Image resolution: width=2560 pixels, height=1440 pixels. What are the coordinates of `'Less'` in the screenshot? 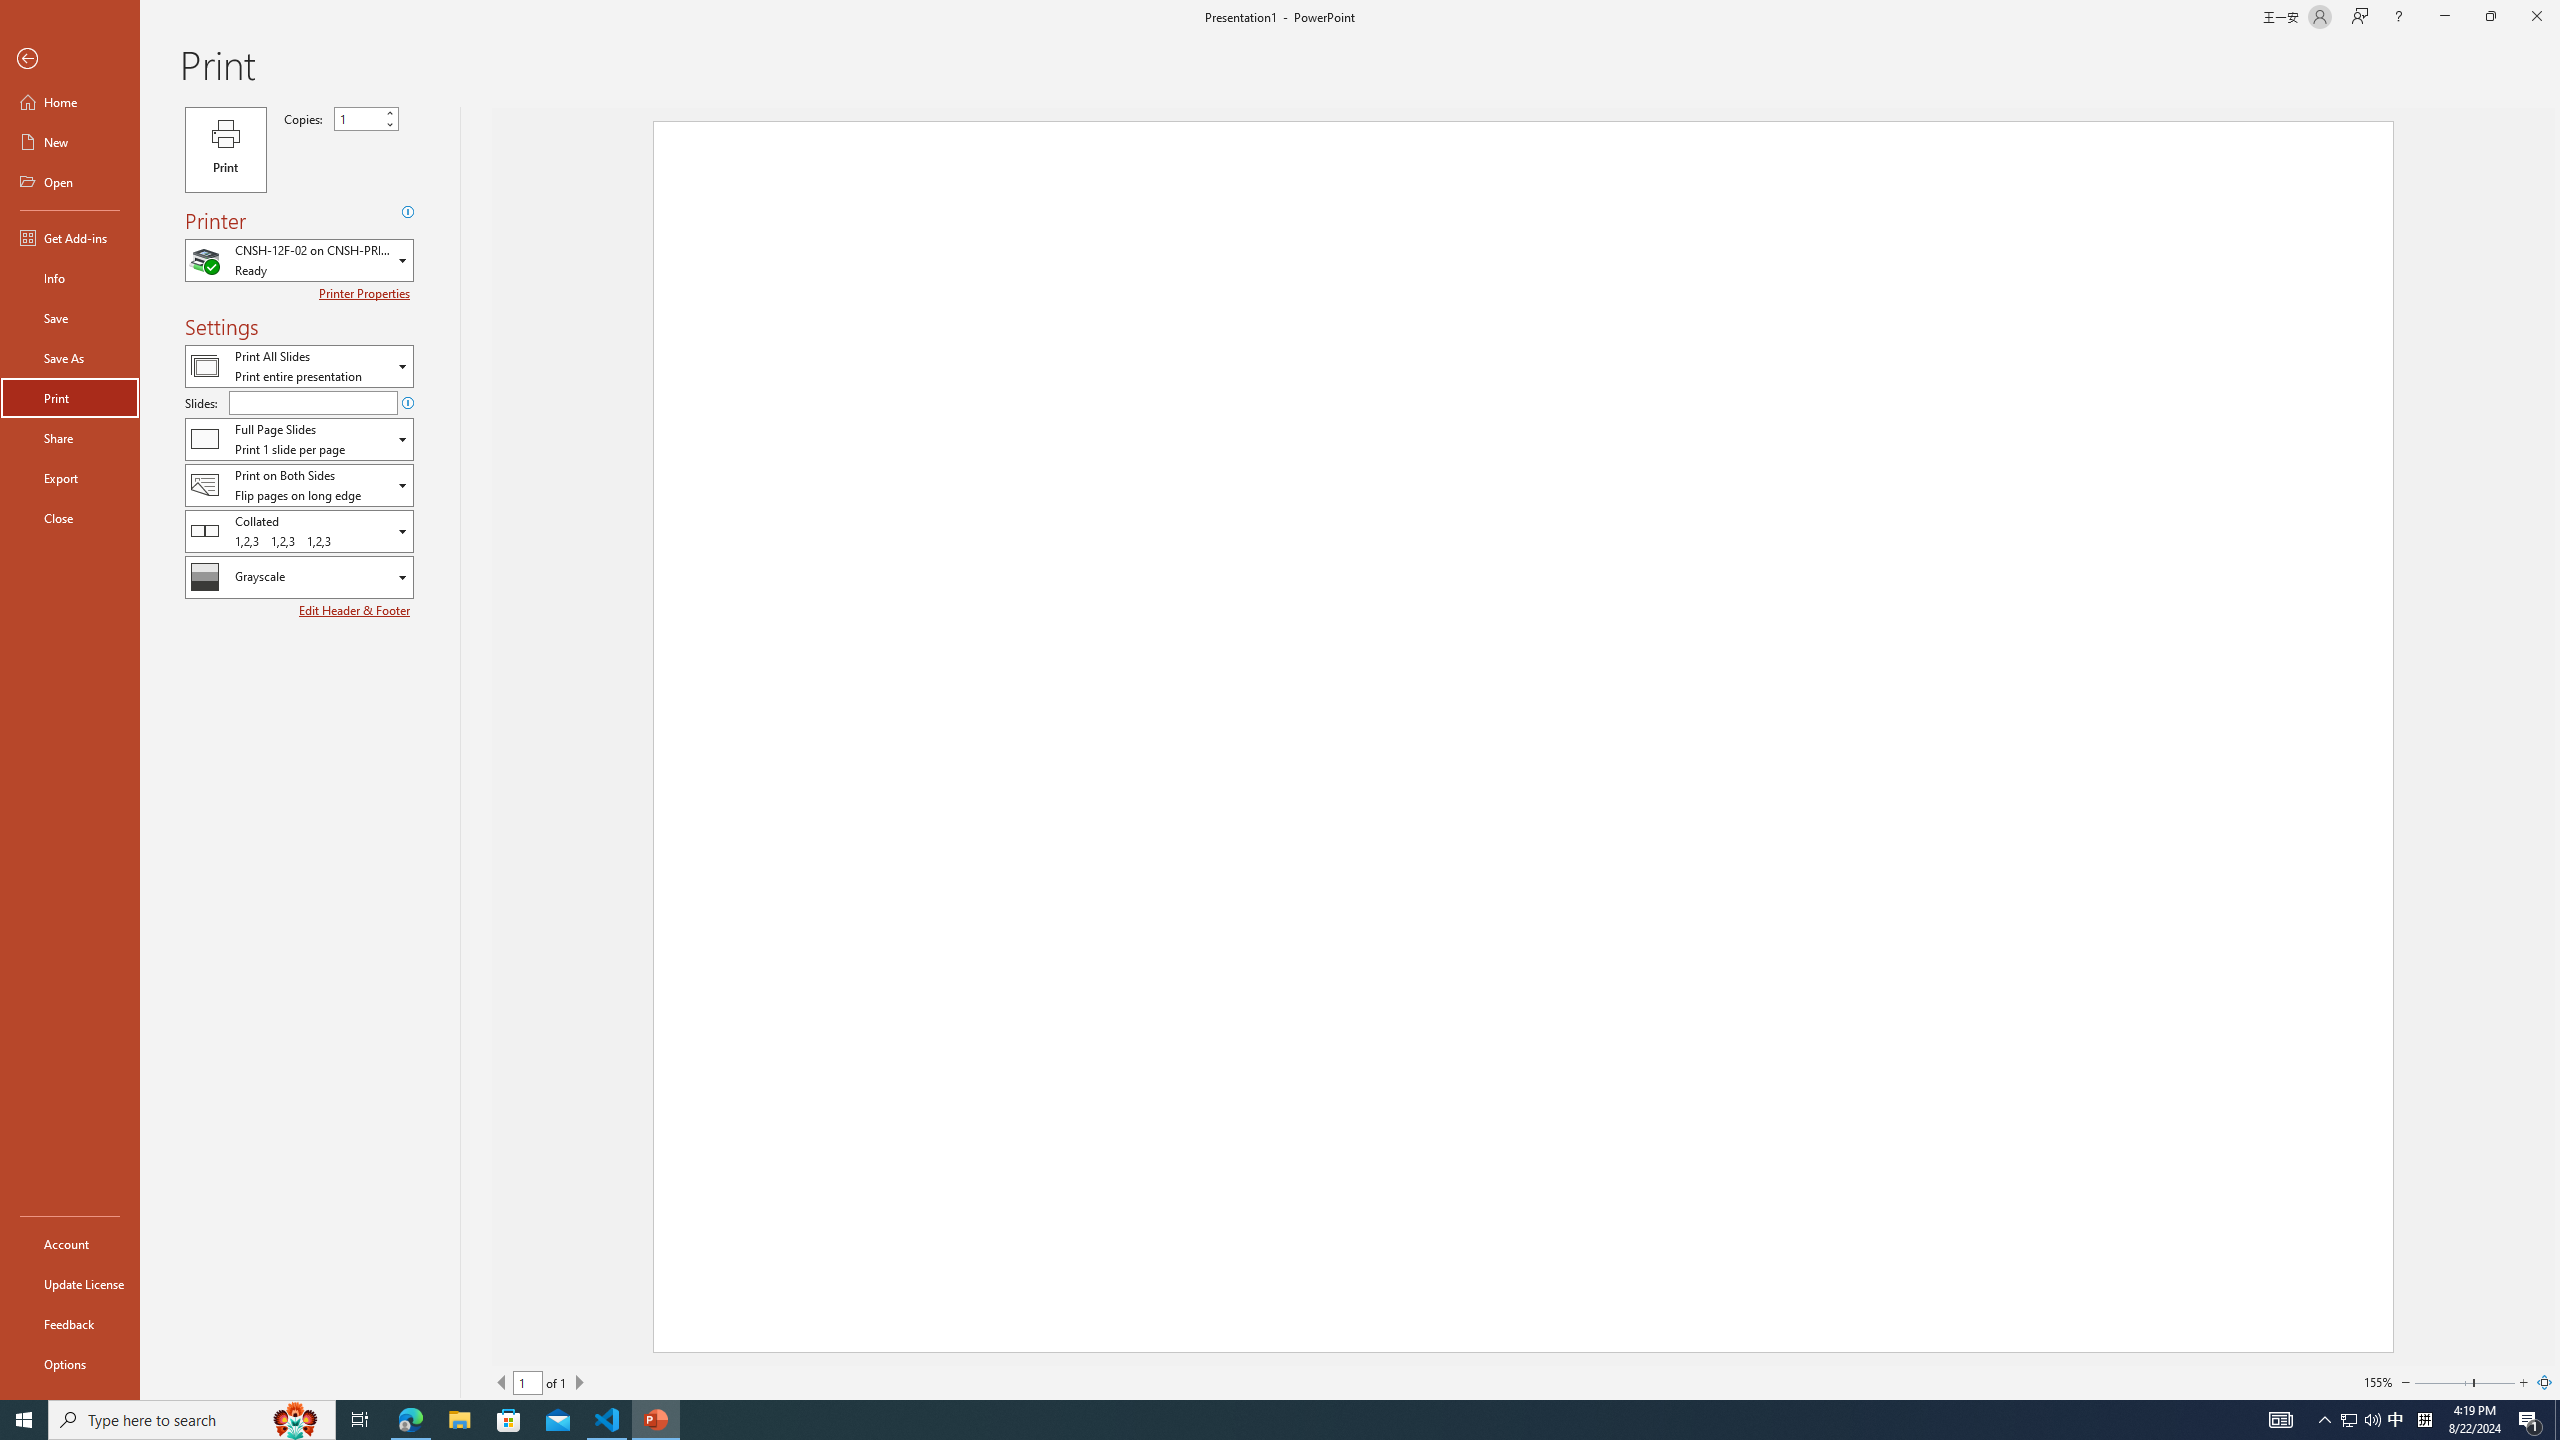 It's located at (388, 123).